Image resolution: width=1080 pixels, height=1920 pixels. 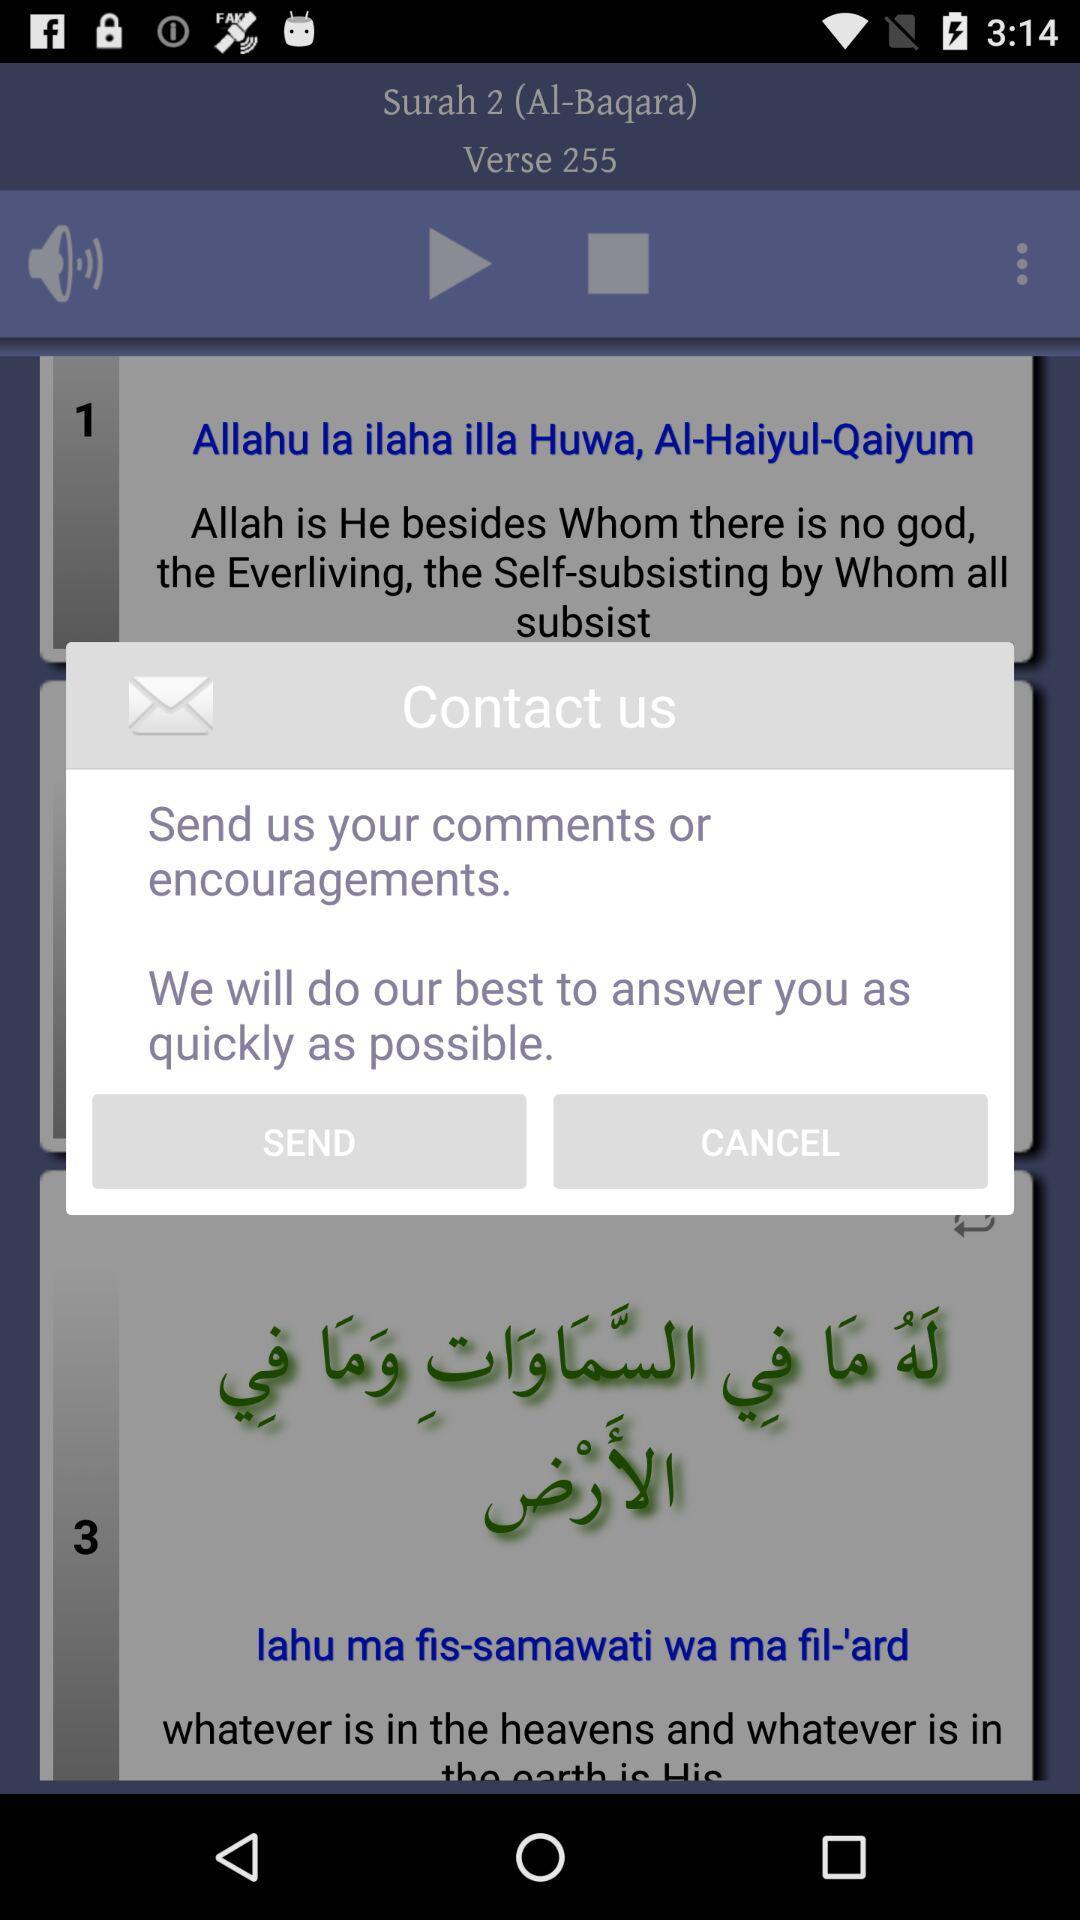 I want to click on cancel, so click(x=769, y=1141).